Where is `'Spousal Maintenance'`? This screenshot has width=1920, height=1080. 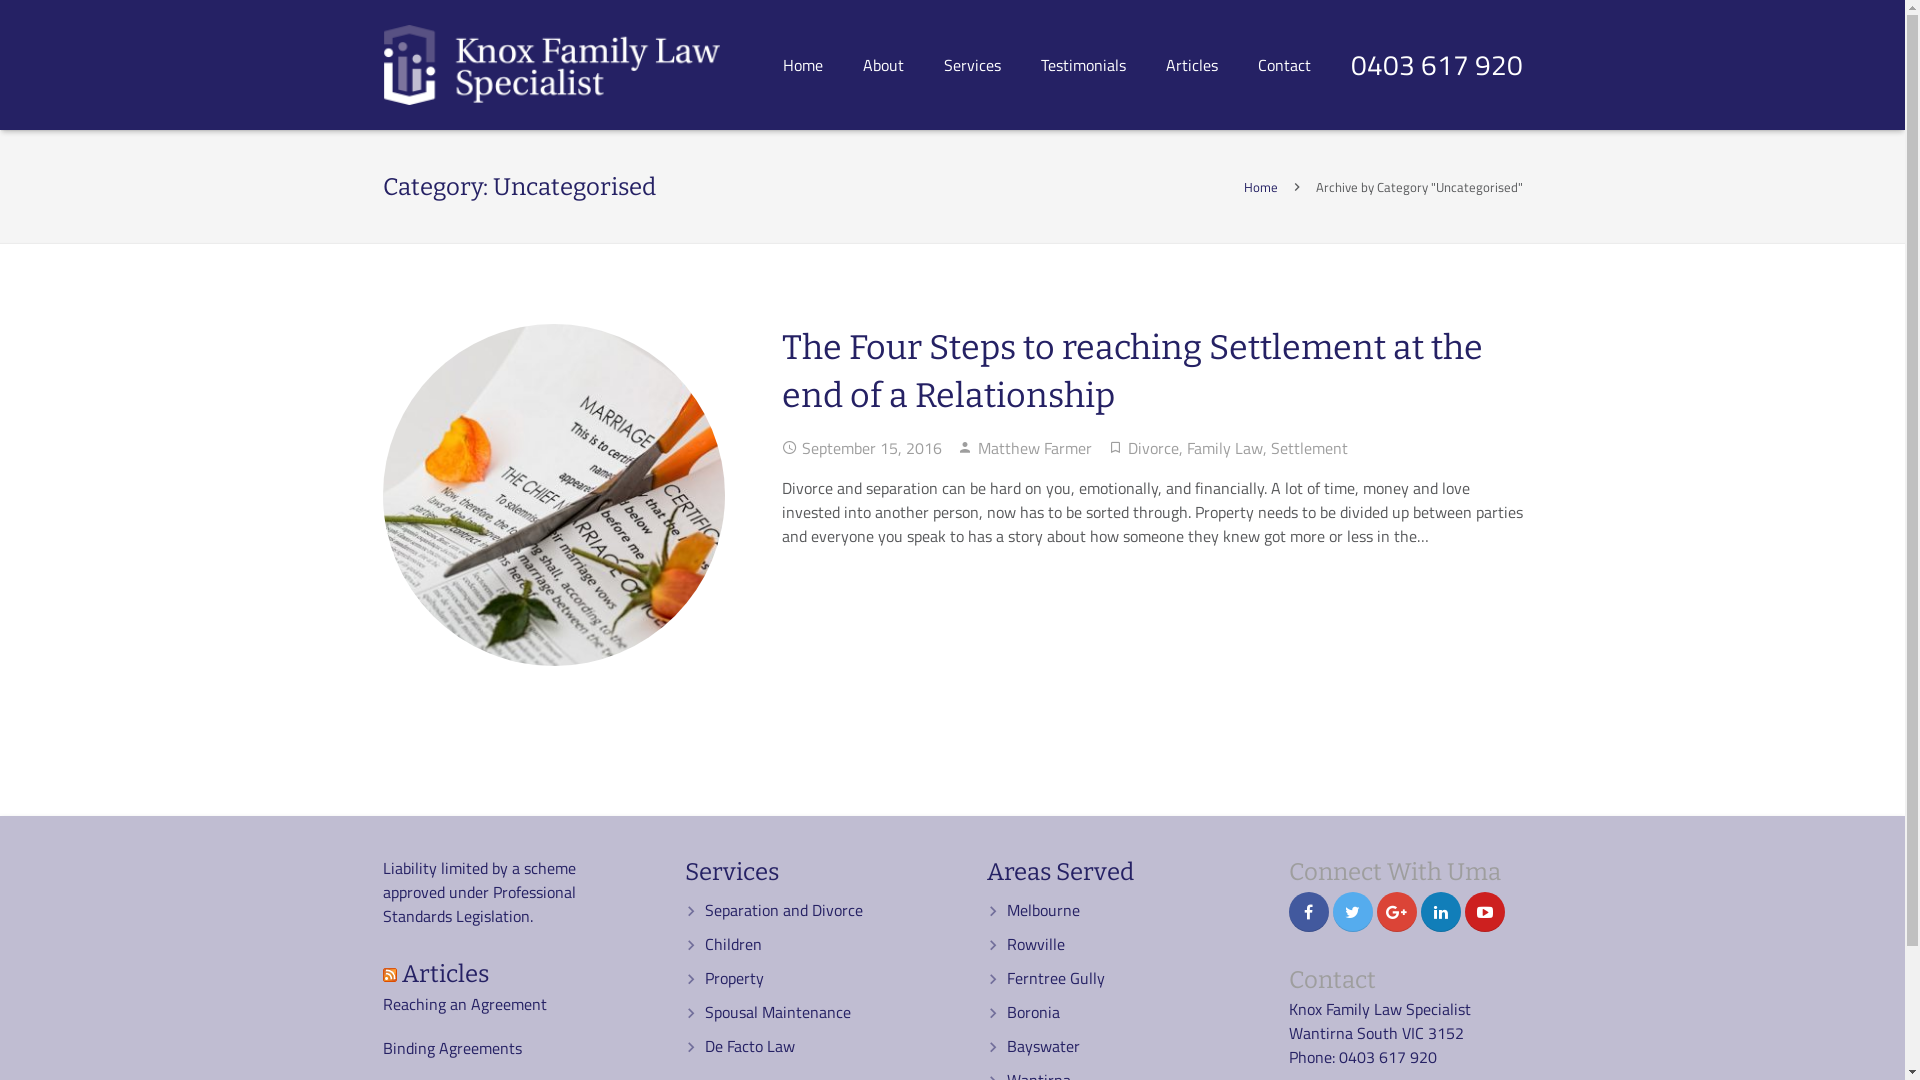 'Spousal Maintenance' is located at coordinates (776, 1011).